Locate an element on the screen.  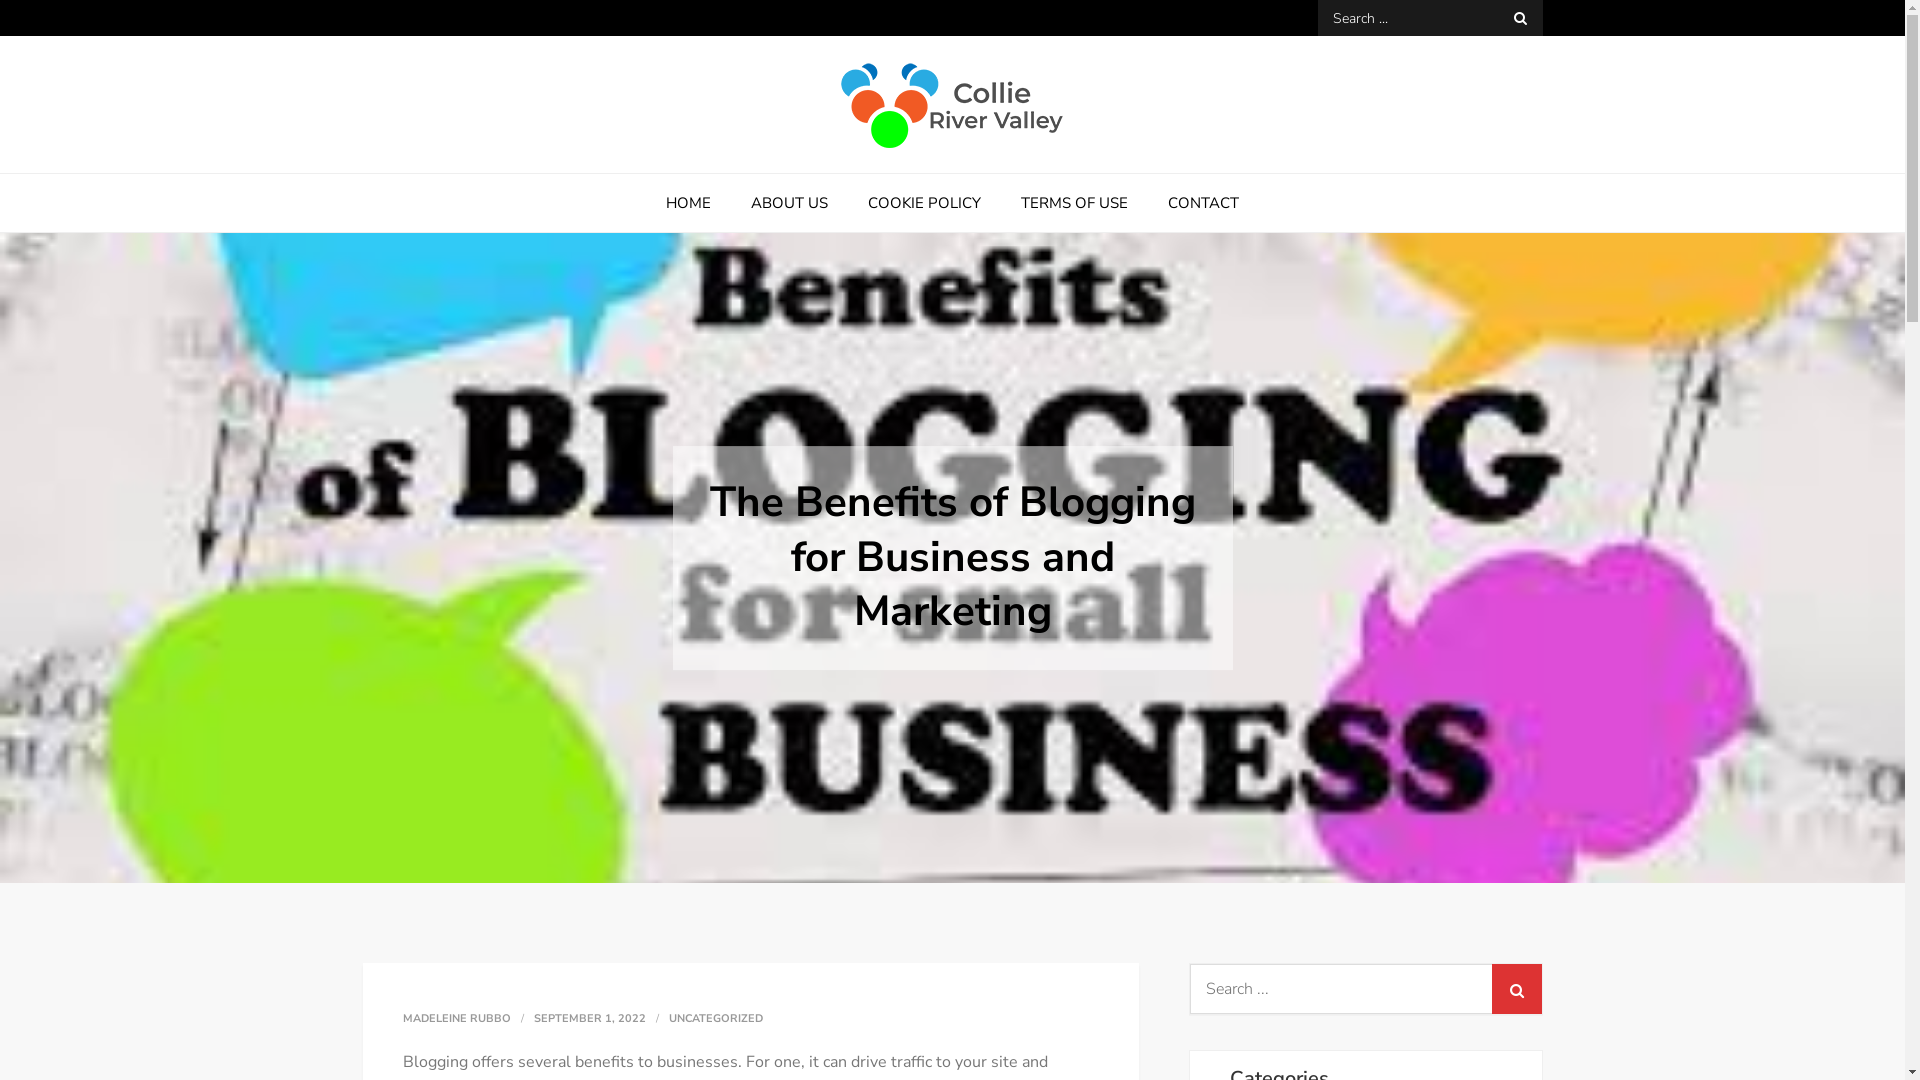
'MADELEINE RUBBO' is located at coordinates (455, 1018).